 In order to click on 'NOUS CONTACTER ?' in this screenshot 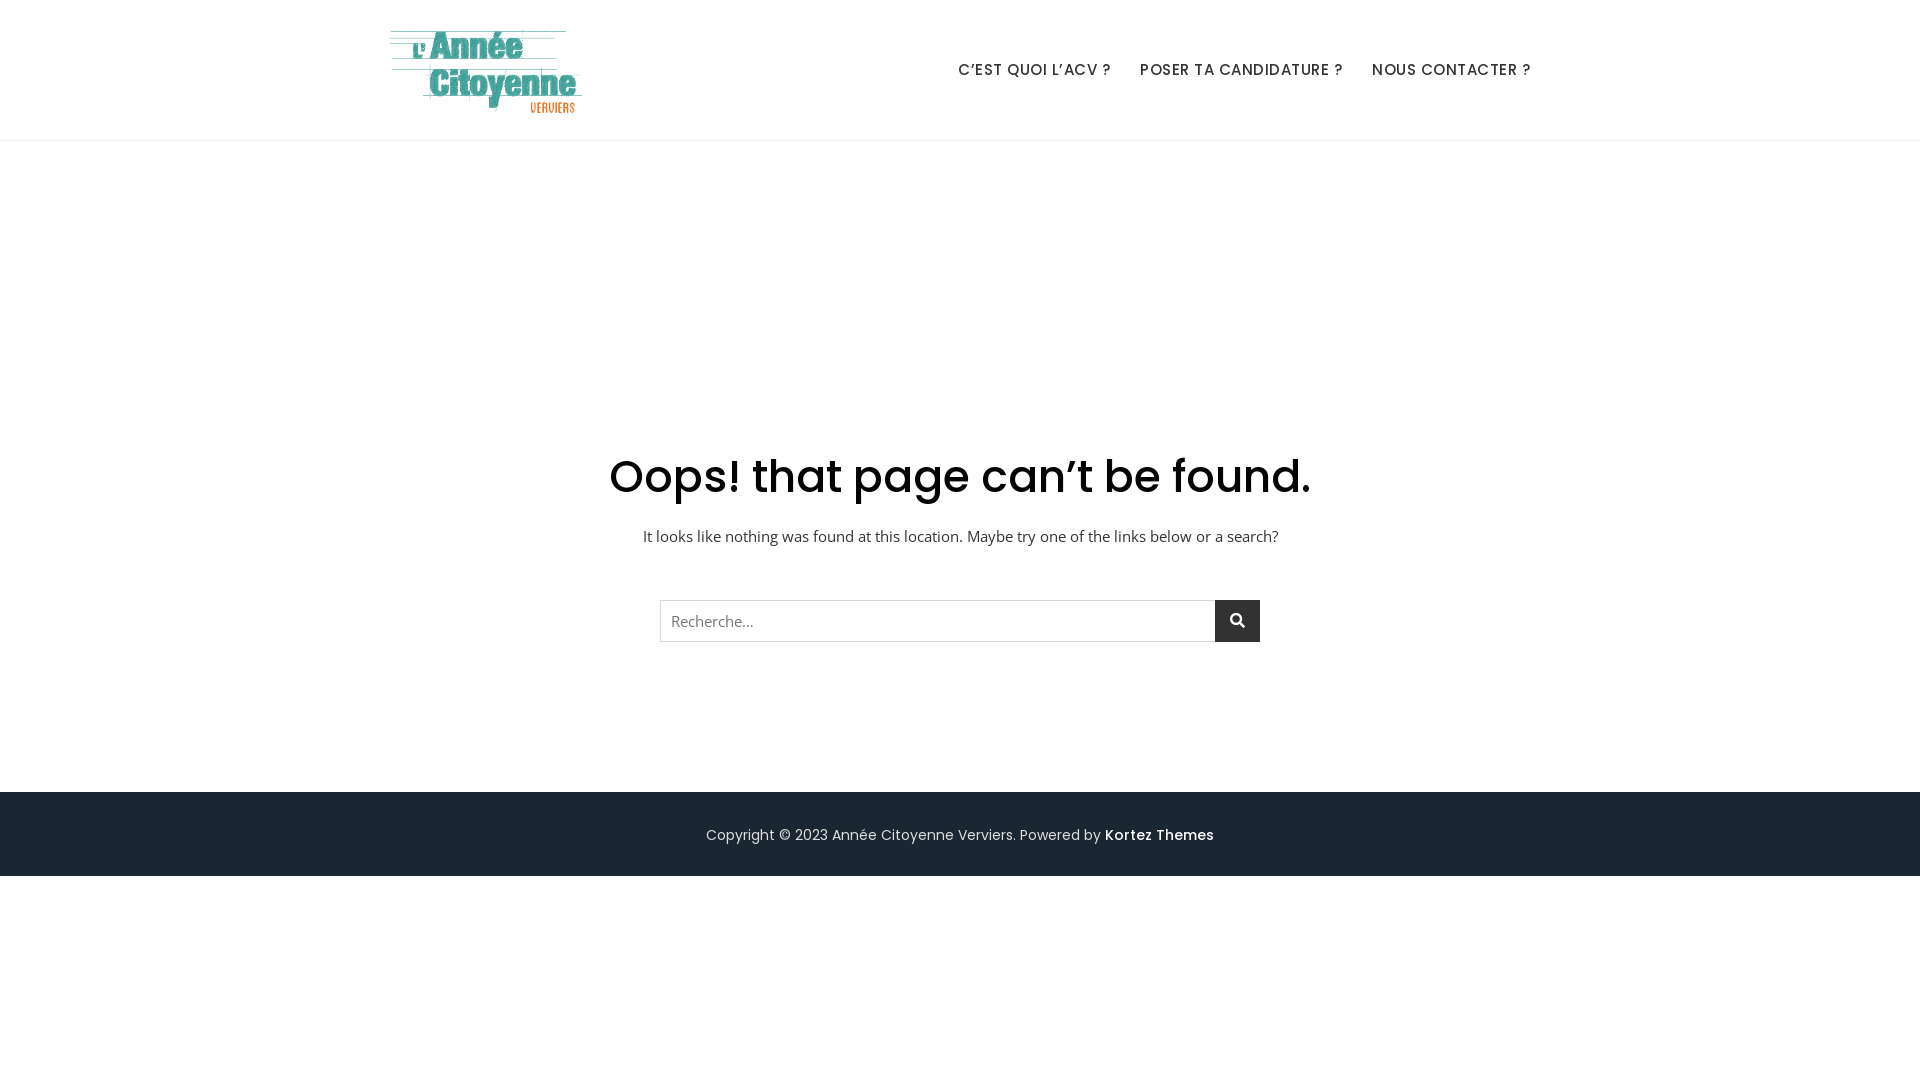, I will do `click(1450, 69)`.